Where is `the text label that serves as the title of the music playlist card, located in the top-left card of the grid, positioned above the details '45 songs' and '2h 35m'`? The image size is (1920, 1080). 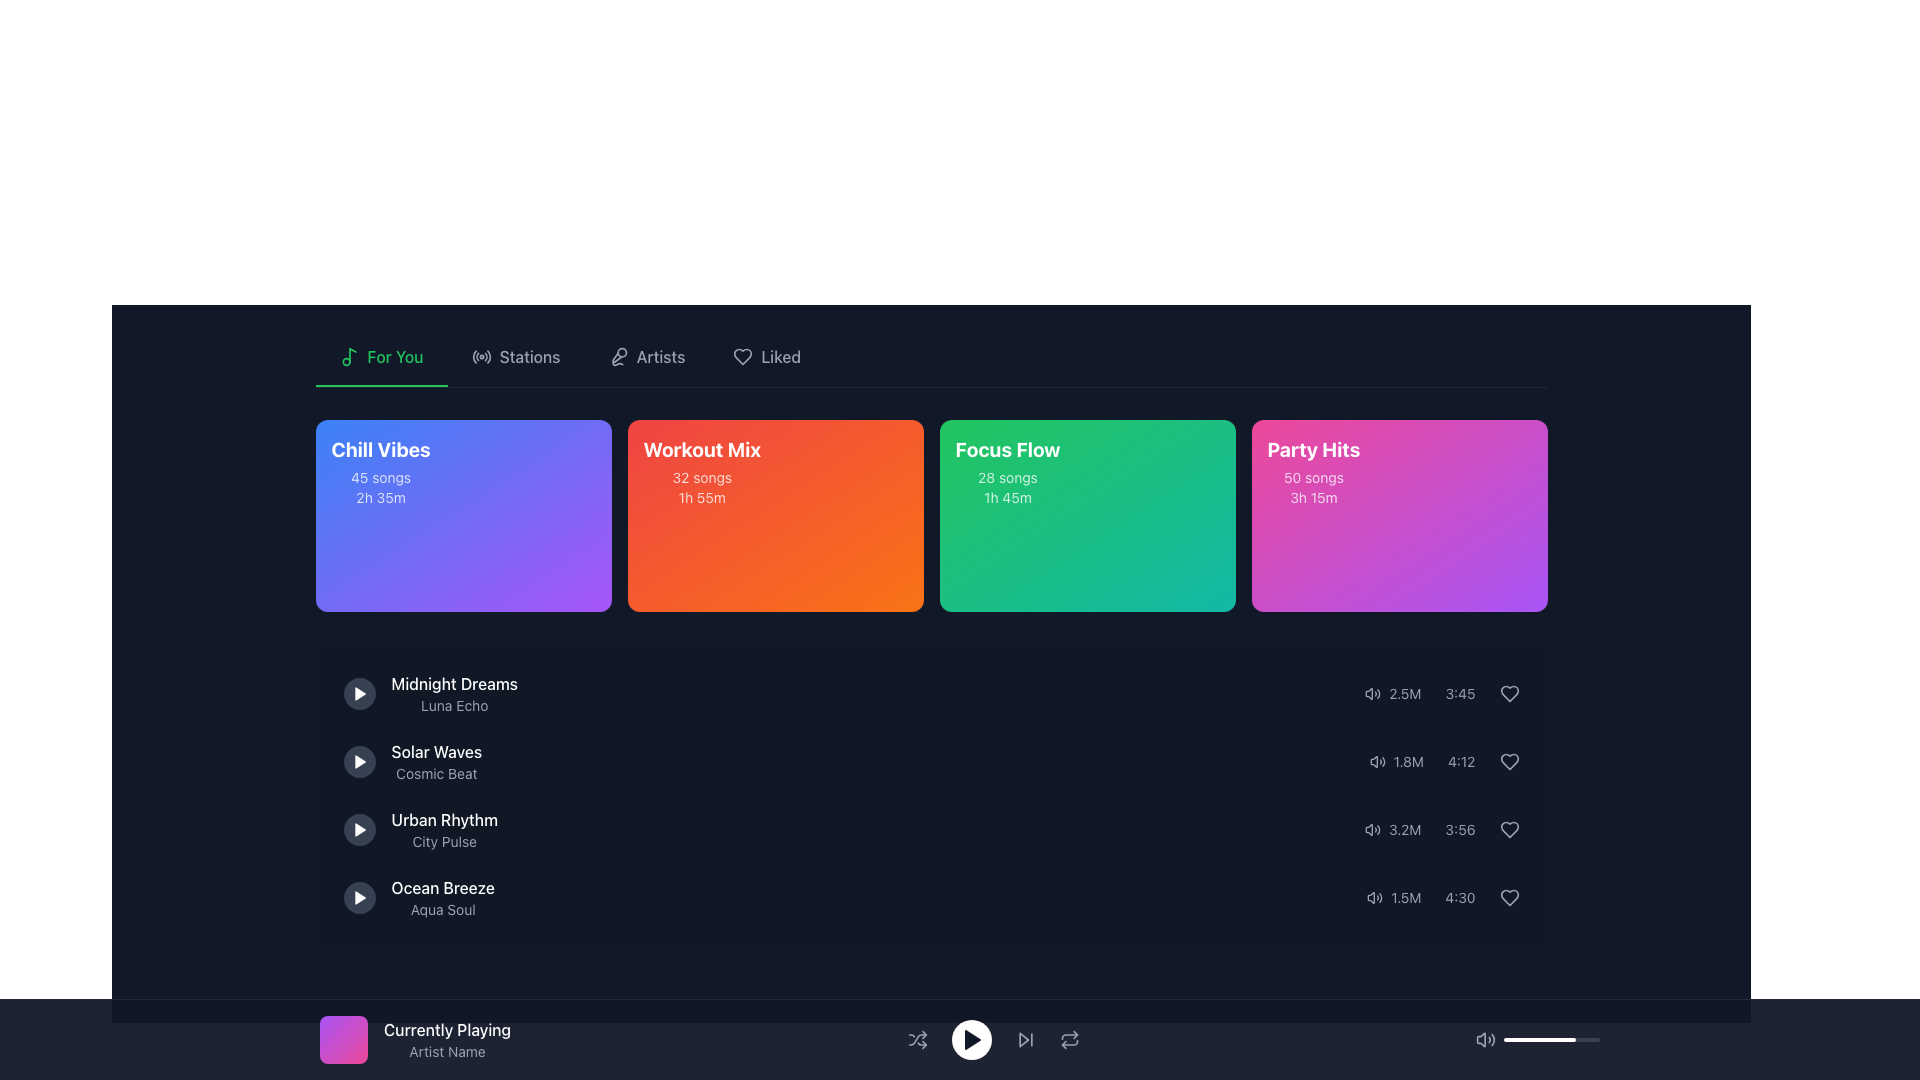
the text label that serves as the title of the music playlist card, located in the top-left card of the grid, positioned above the details '45 songs' and '2h 35m' is located at coordinates (381, 450).